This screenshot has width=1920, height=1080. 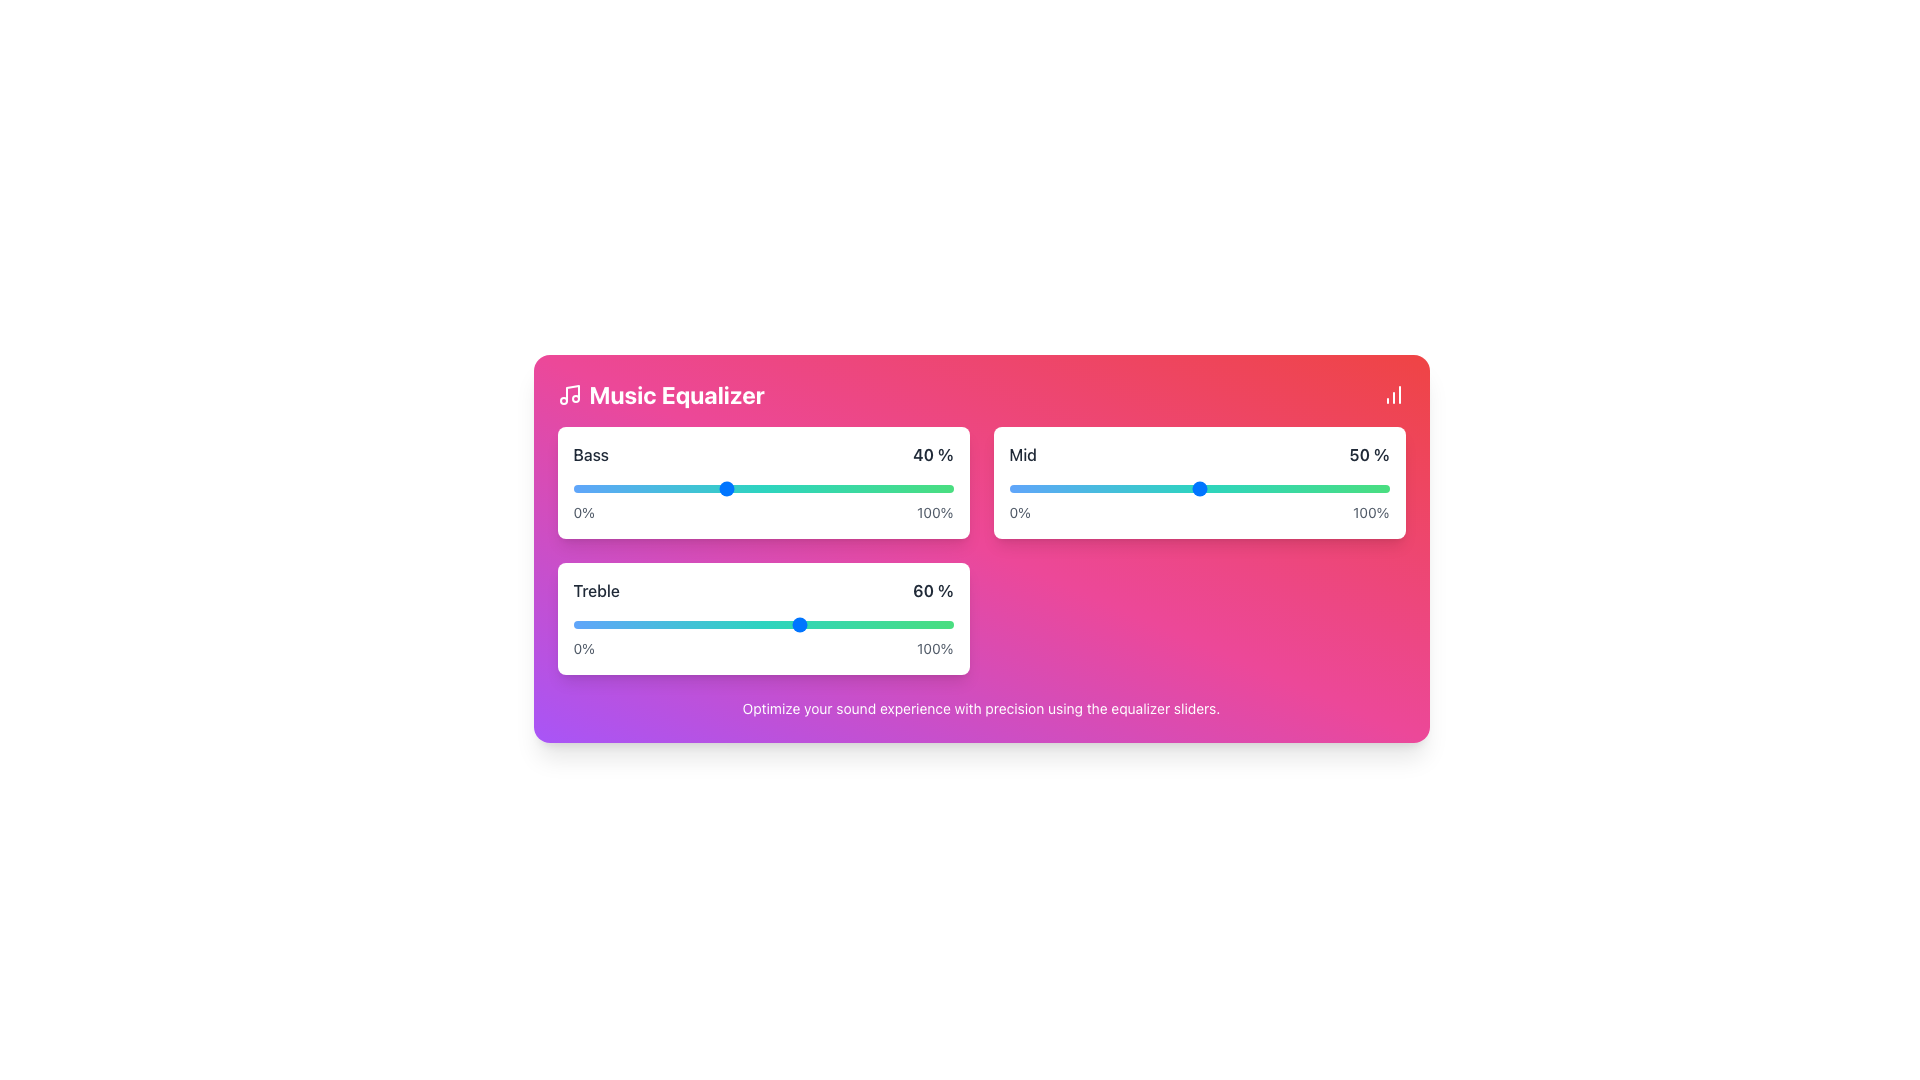 I want to click on the 'Bass' range slider, so click(x=762, y=482).